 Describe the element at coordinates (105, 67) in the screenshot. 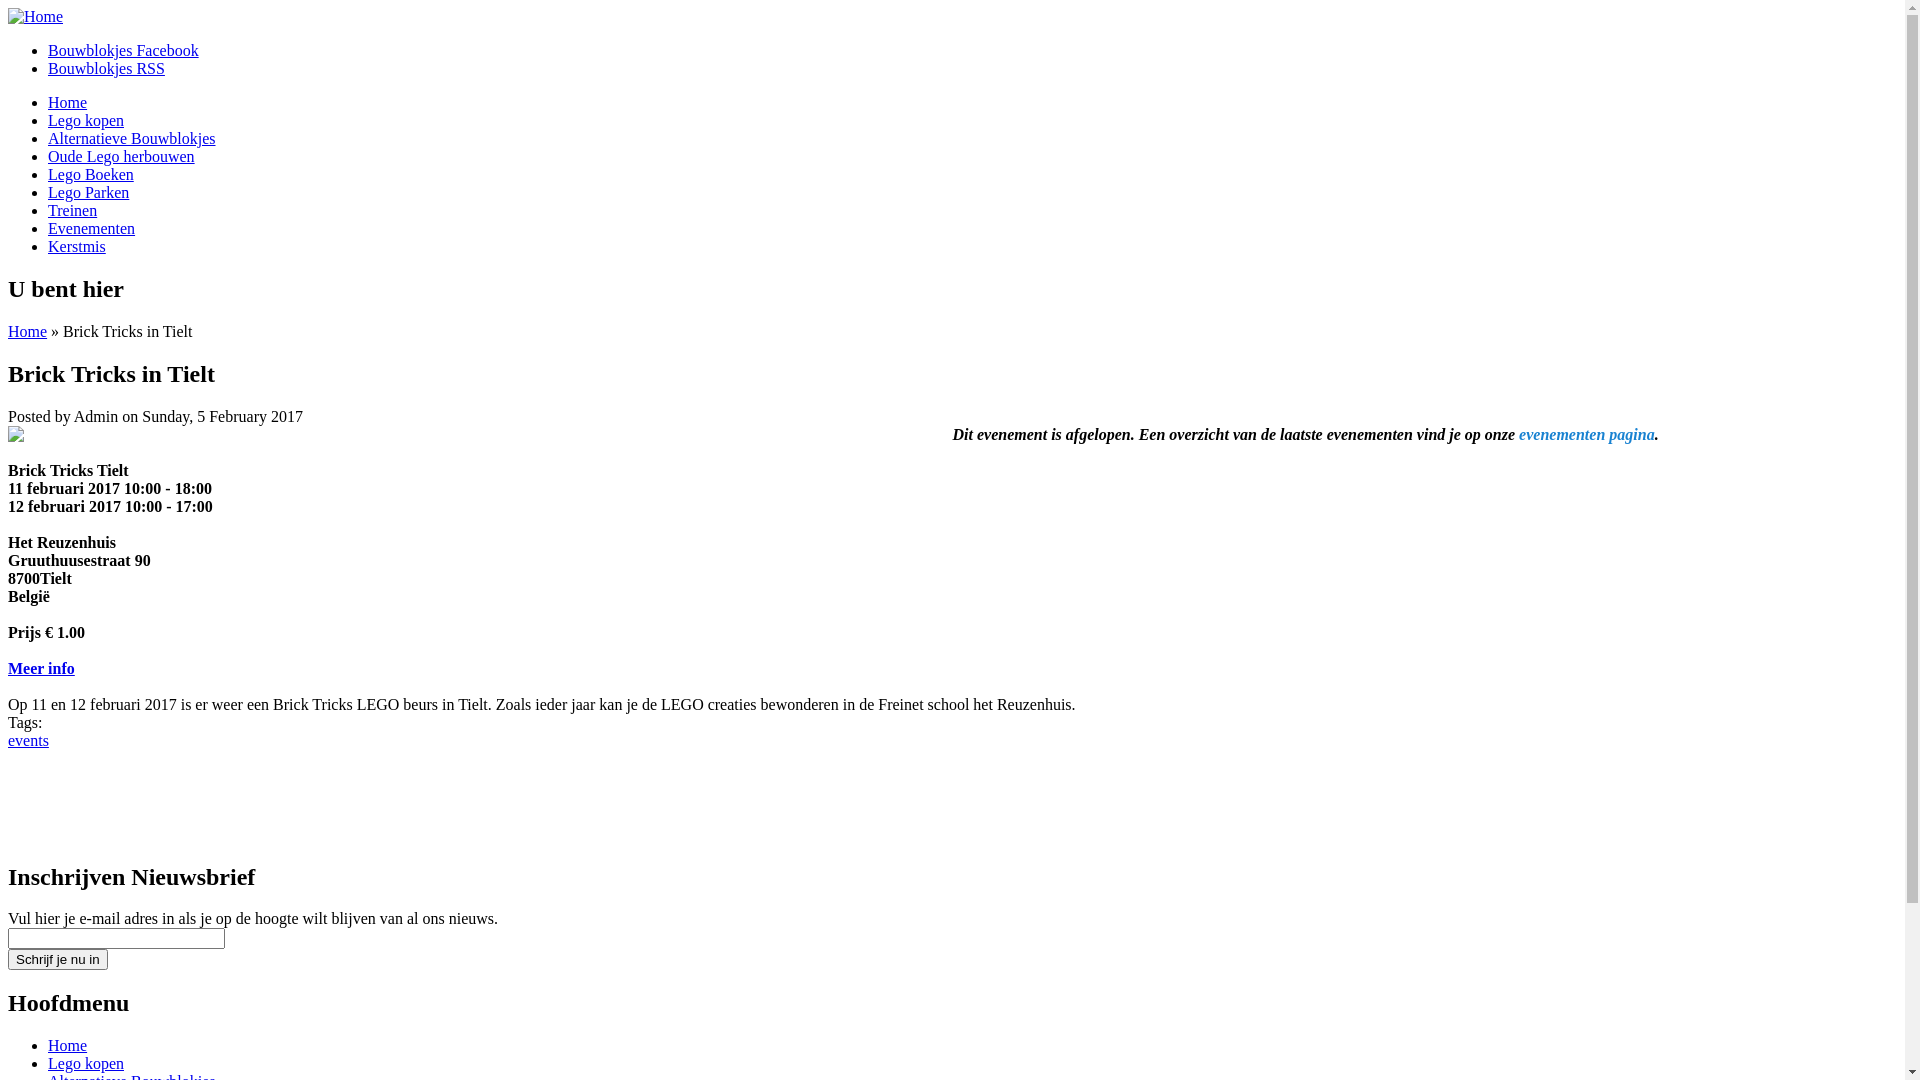

I see `'Bouwblokjes RSS'` at that location.